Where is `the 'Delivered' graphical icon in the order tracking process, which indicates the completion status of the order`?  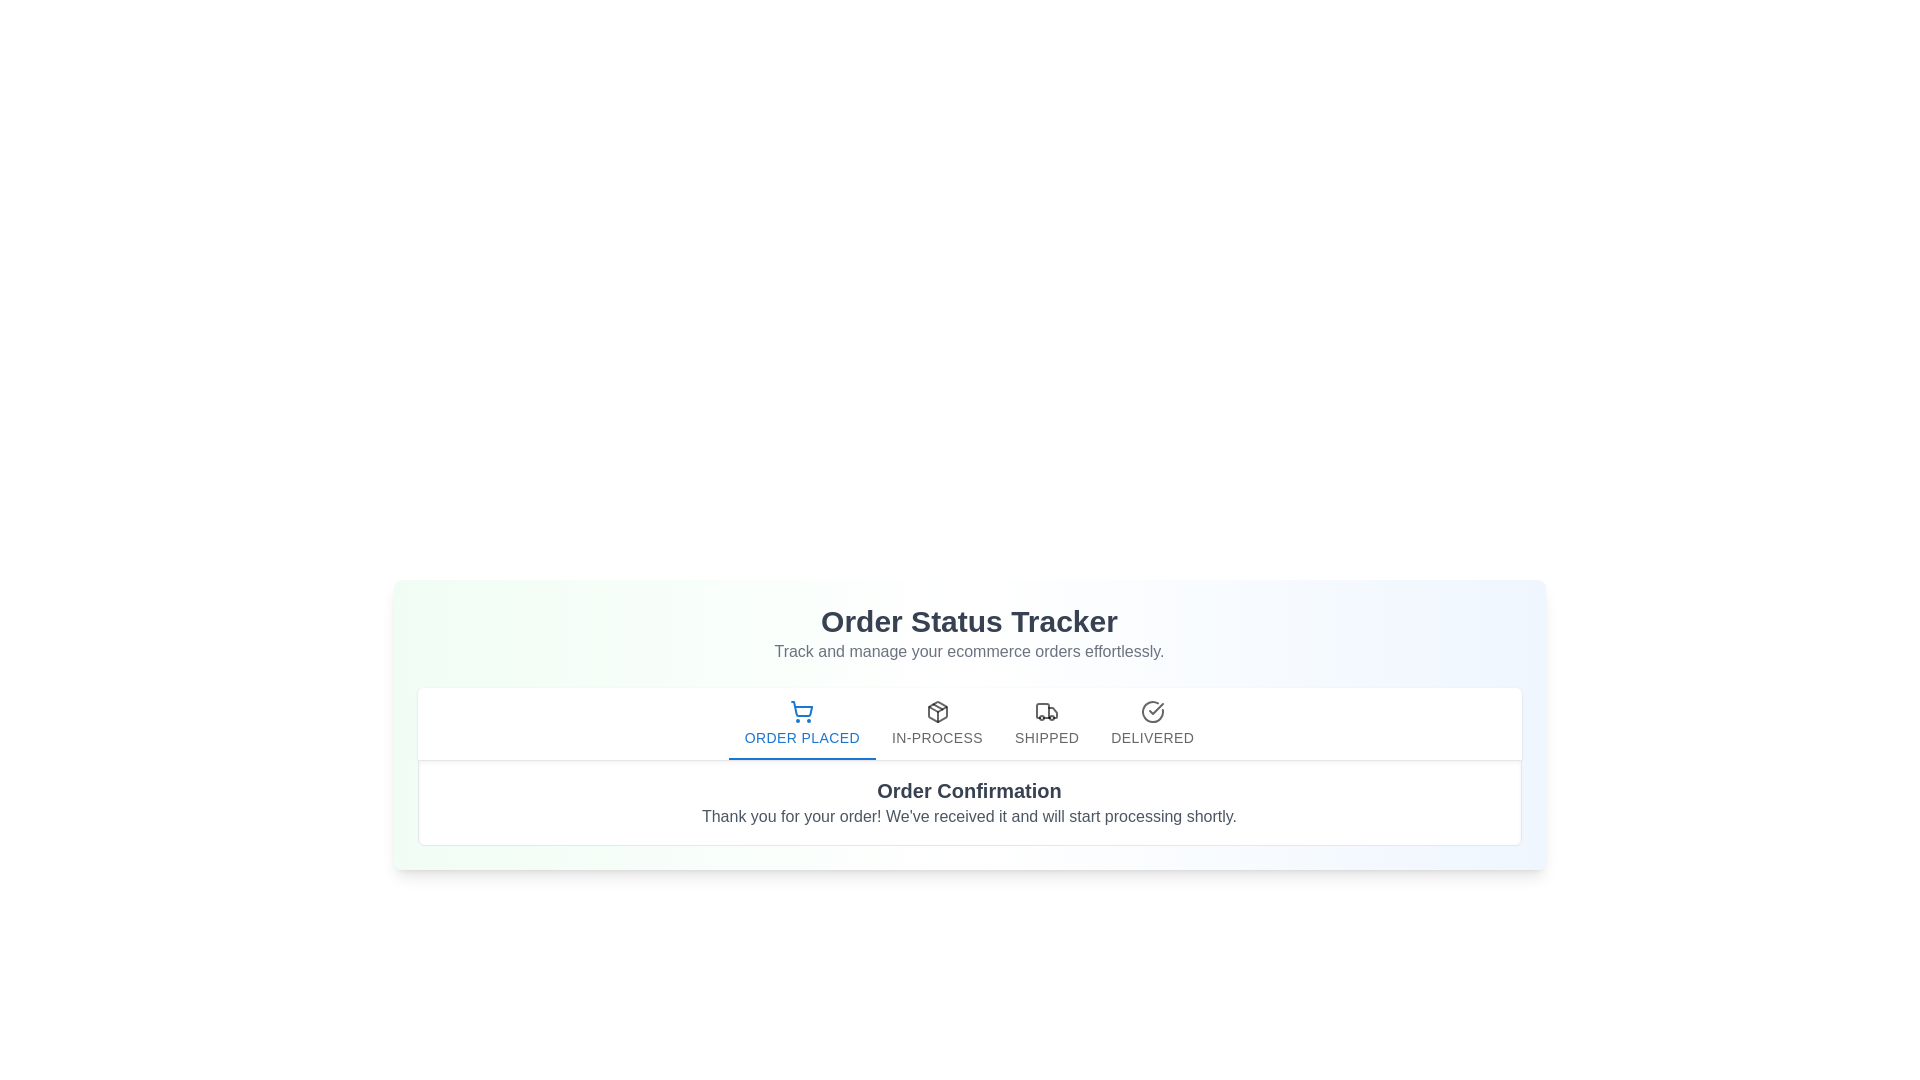 the 'Delivered' graphical icon in the order tracking process, which indicates the completion status of the order is located at coordinates (1152, 711).